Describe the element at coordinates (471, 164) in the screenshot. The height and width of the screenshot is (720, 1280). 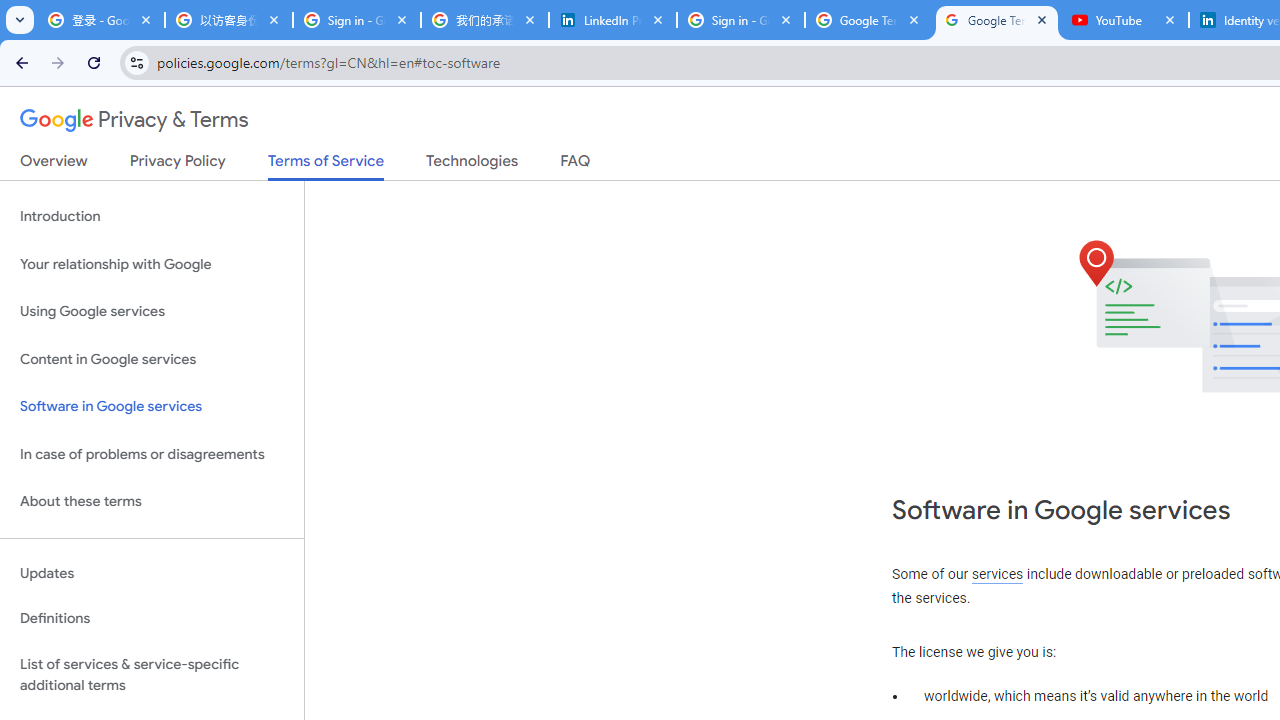
I see `'Technologies'` at that location.